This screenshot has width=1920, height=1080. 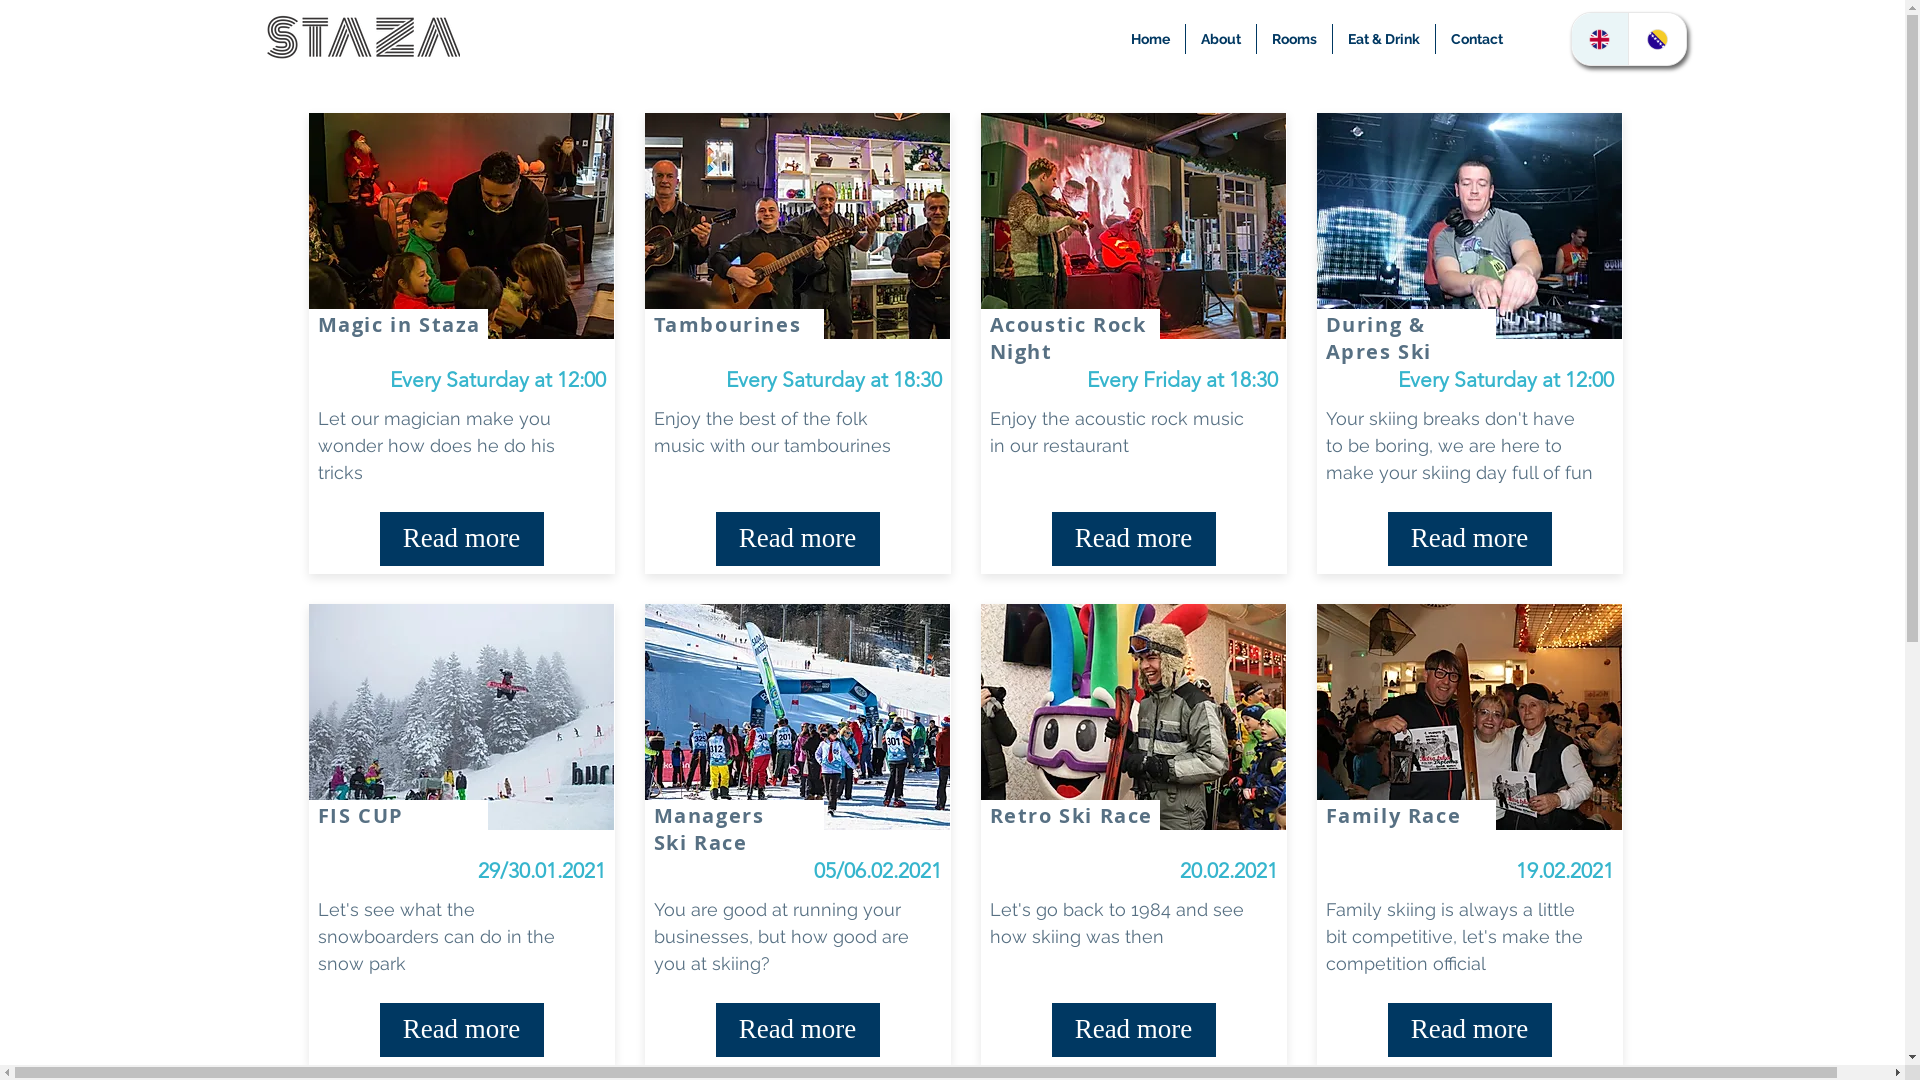 What do you see at coordinates (1477, 38) in the screenshot?
I see `'Contact'` at bounding box center [1477, 38].